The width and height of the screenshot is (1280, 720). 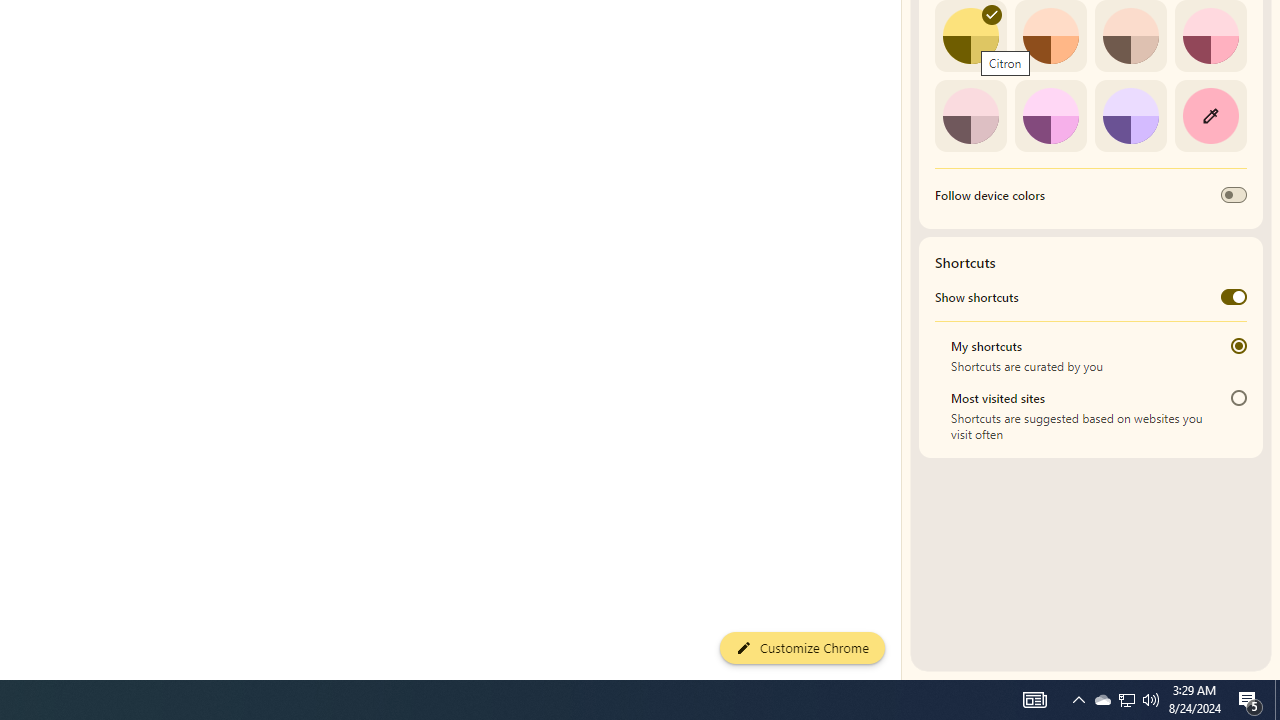 What do you see at coordinates (970, 36) in the screenshot?
I see `'Citron'` at bounding box center [970, 36].